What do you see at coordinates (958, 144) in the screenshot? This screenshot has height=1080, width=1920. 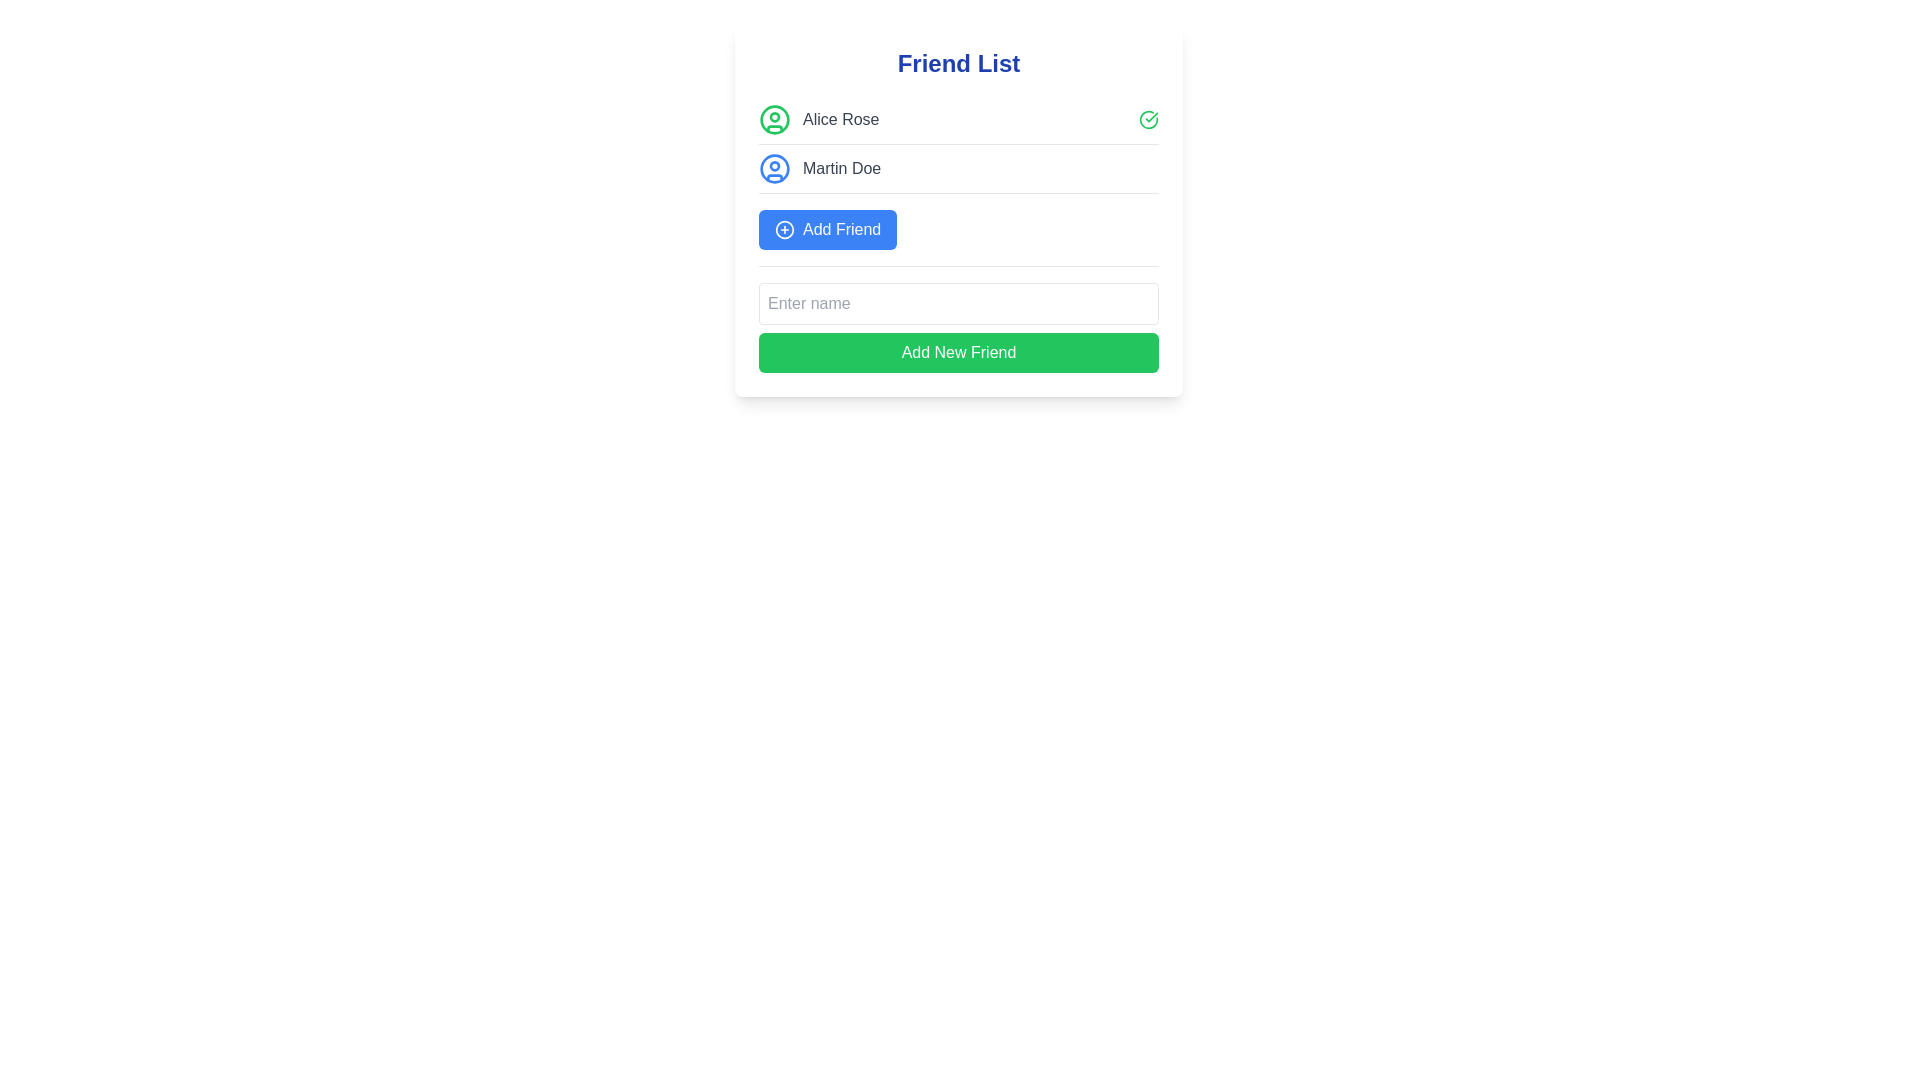 I see `the checkmark next to 'Alice Rose' in the friends list` at bounding box center [958, 144].